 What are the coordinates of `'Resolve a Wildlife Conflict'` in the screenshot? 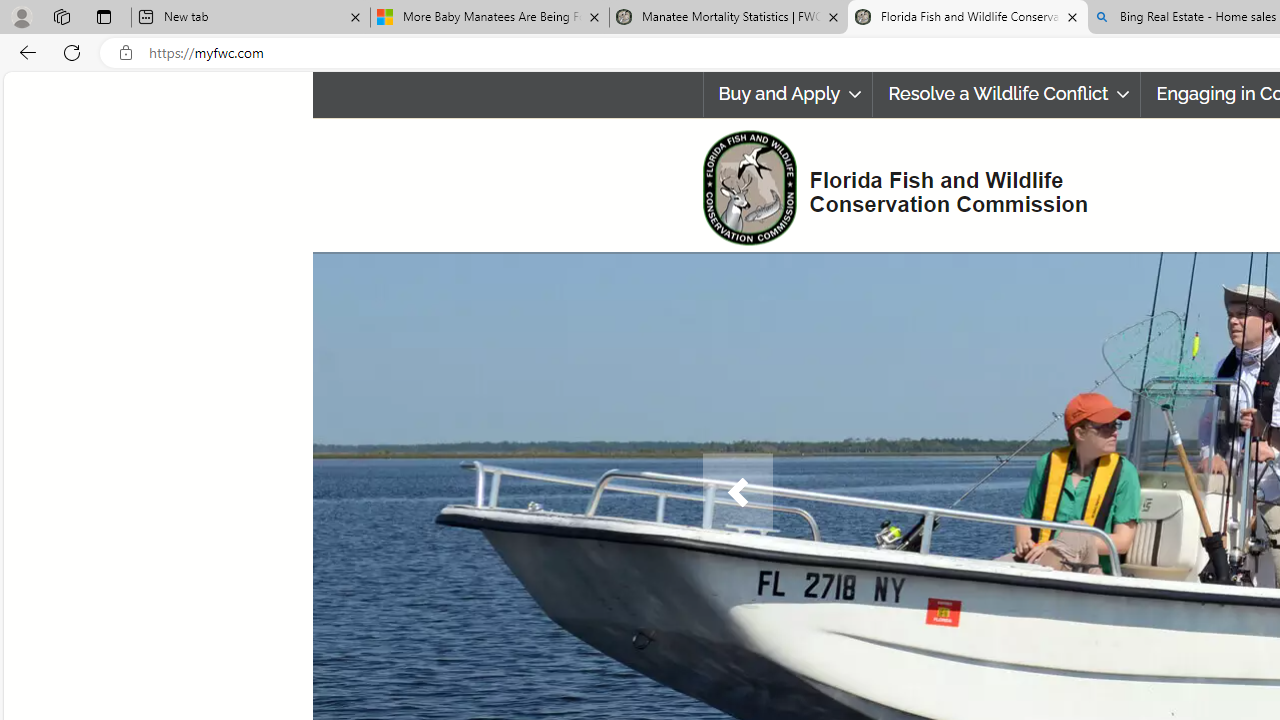 It's located at (1007, 94).